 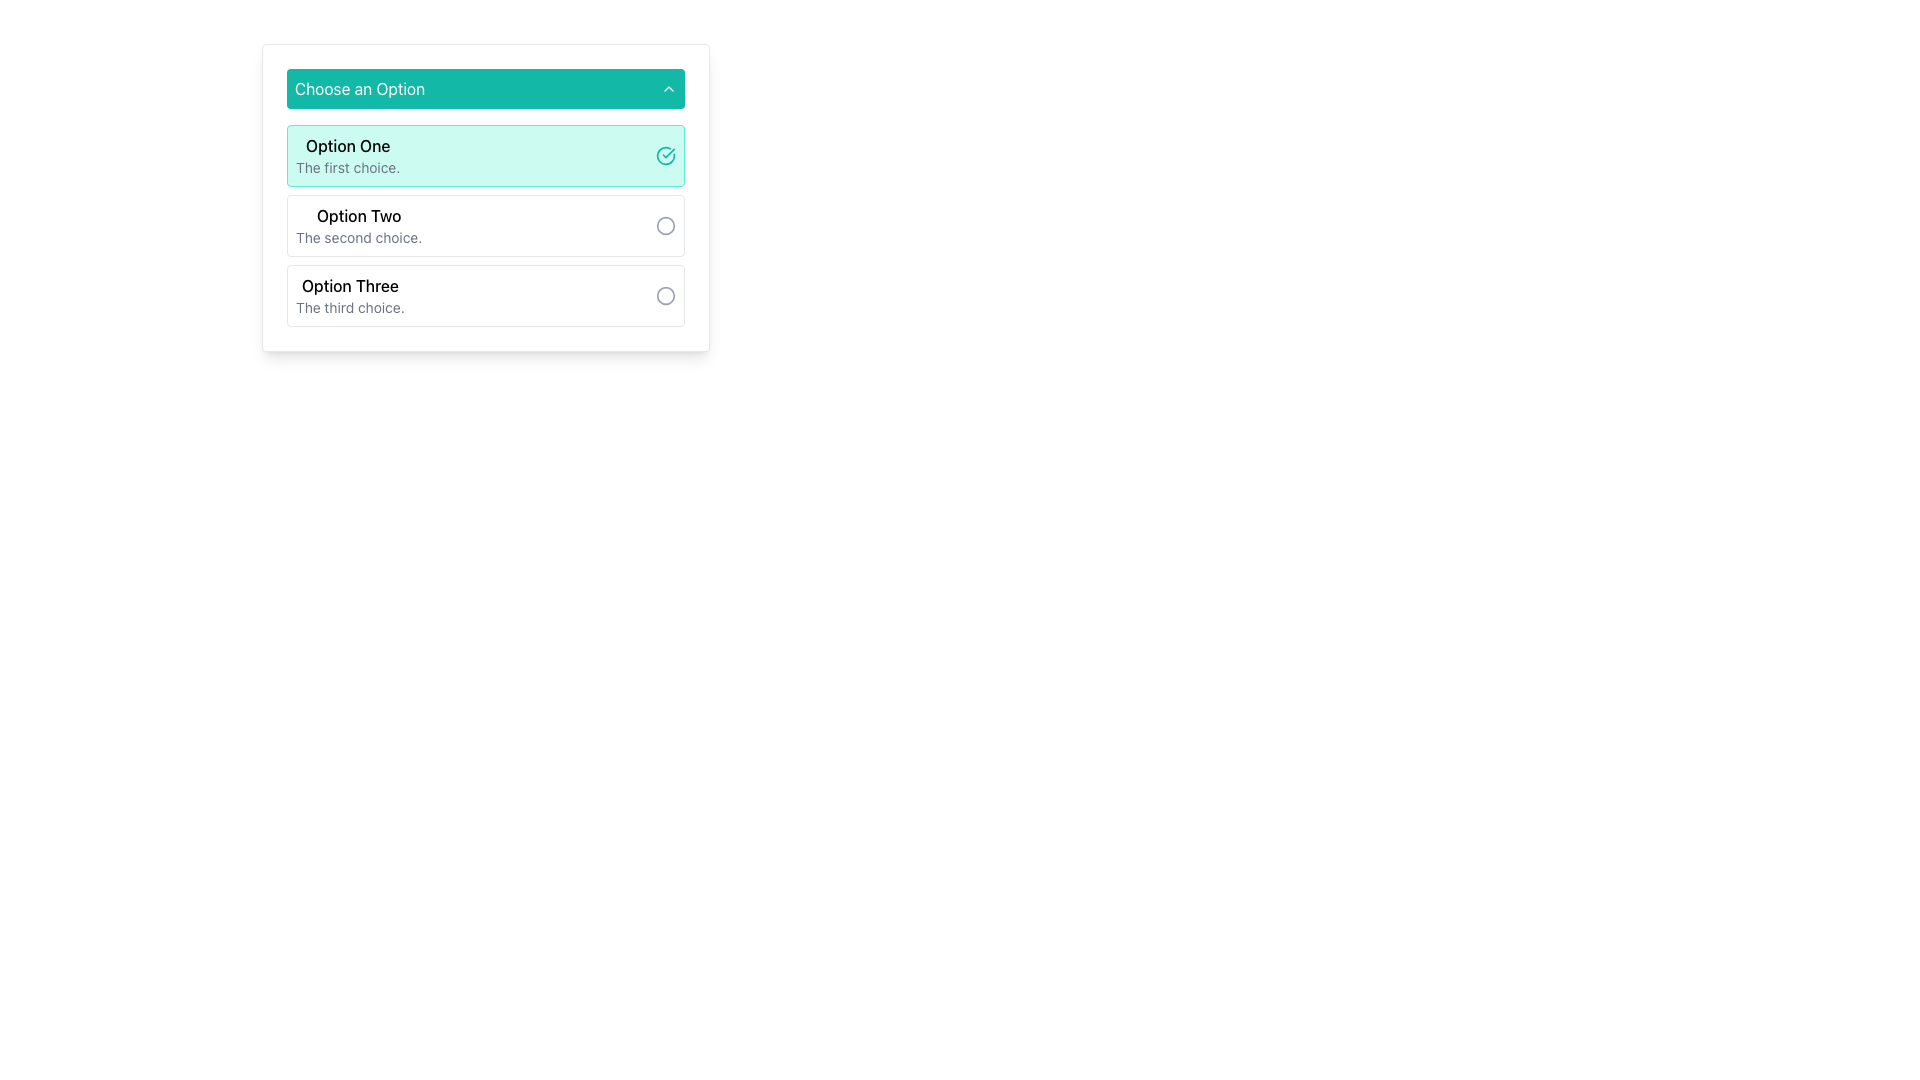 I want to click on the visual feedback of the interactive indicator resembling a radio button, which is part of the UI options for 'Option Two', so click(x=666, y=296).